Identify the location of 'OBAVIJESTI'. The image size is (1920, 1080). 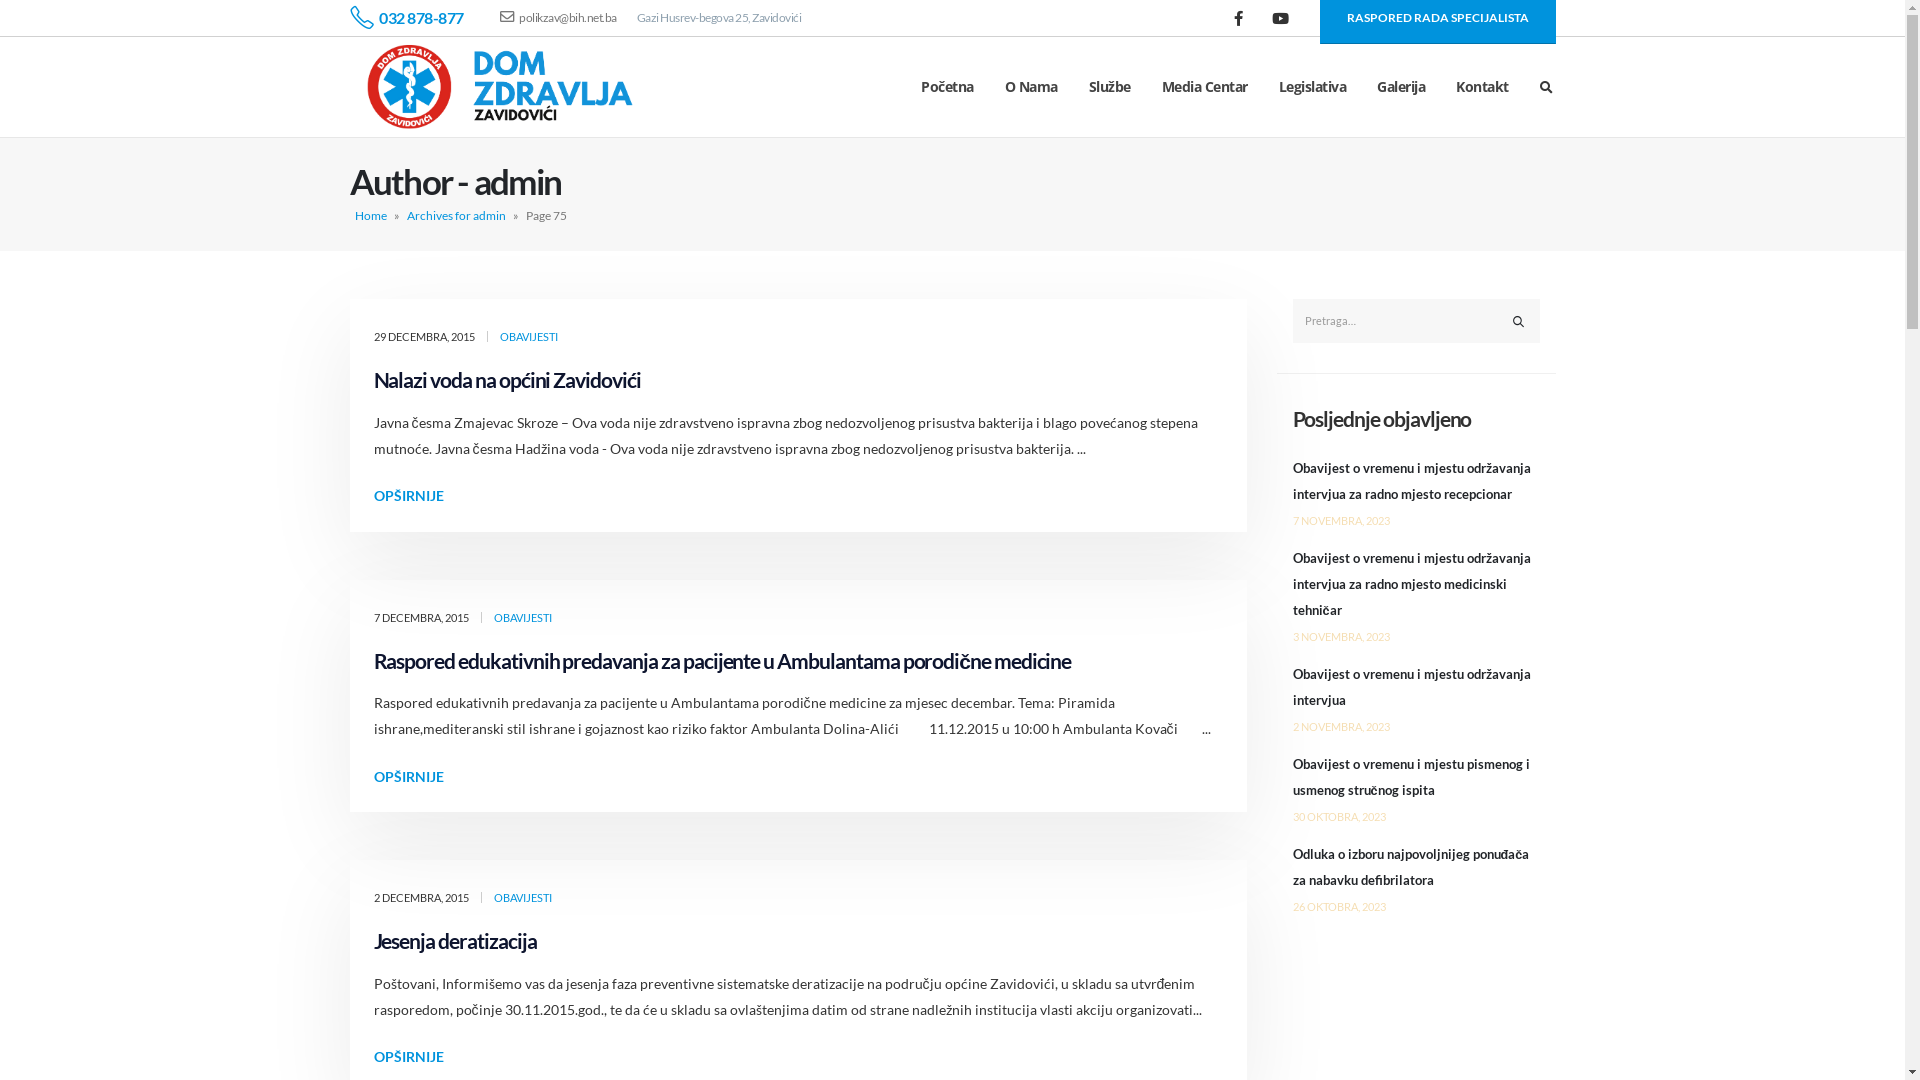
(528, 335).